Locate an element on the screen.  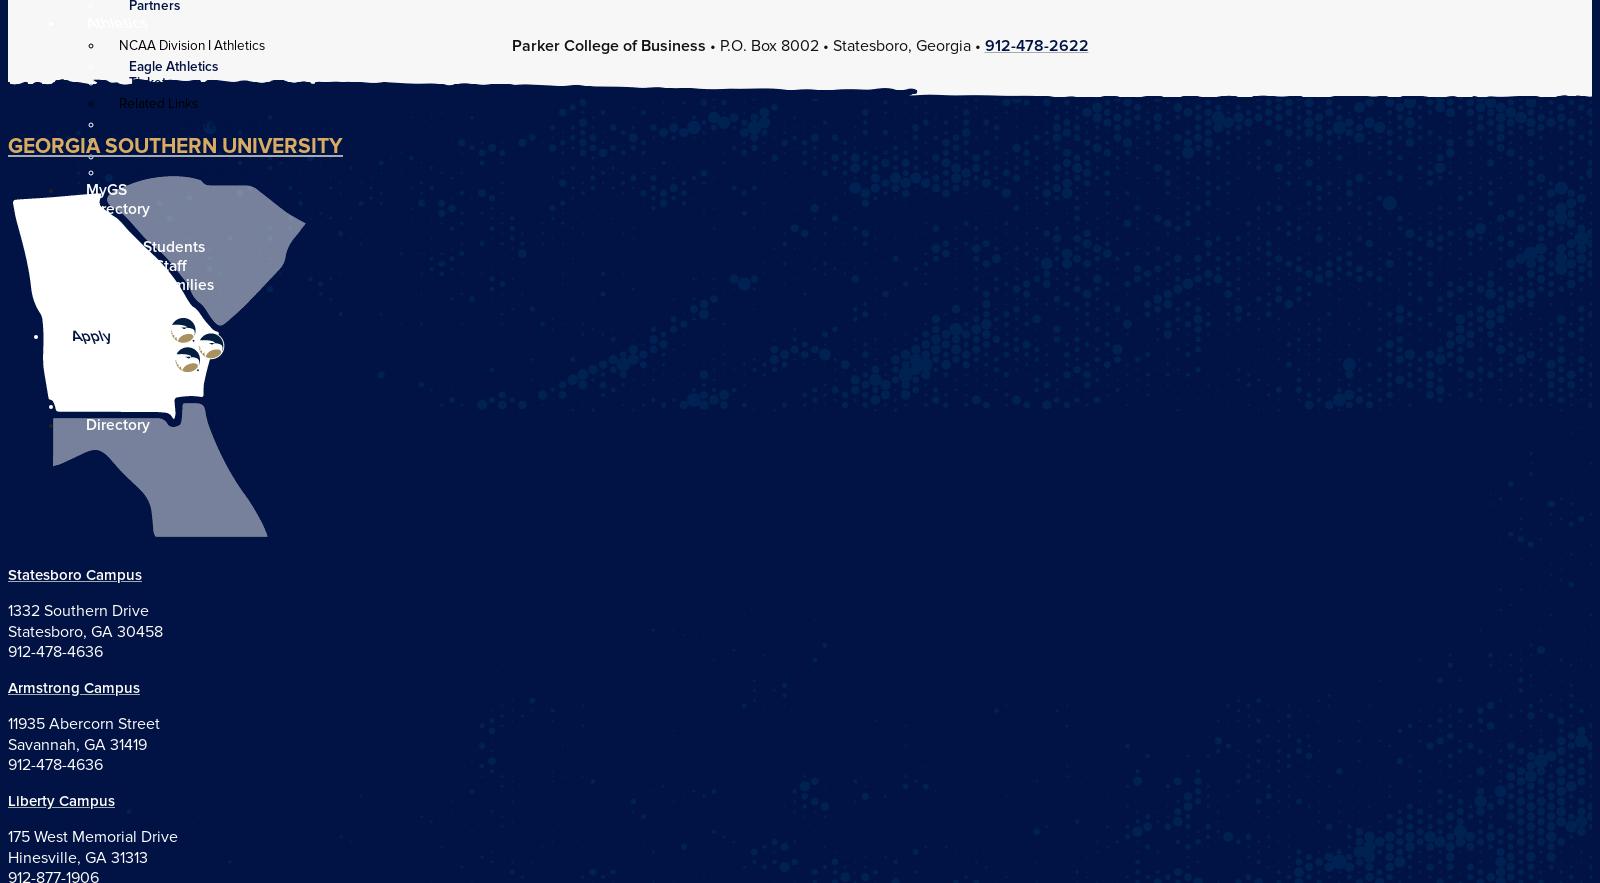
'Related Links' is located at coordinates (157, 102).